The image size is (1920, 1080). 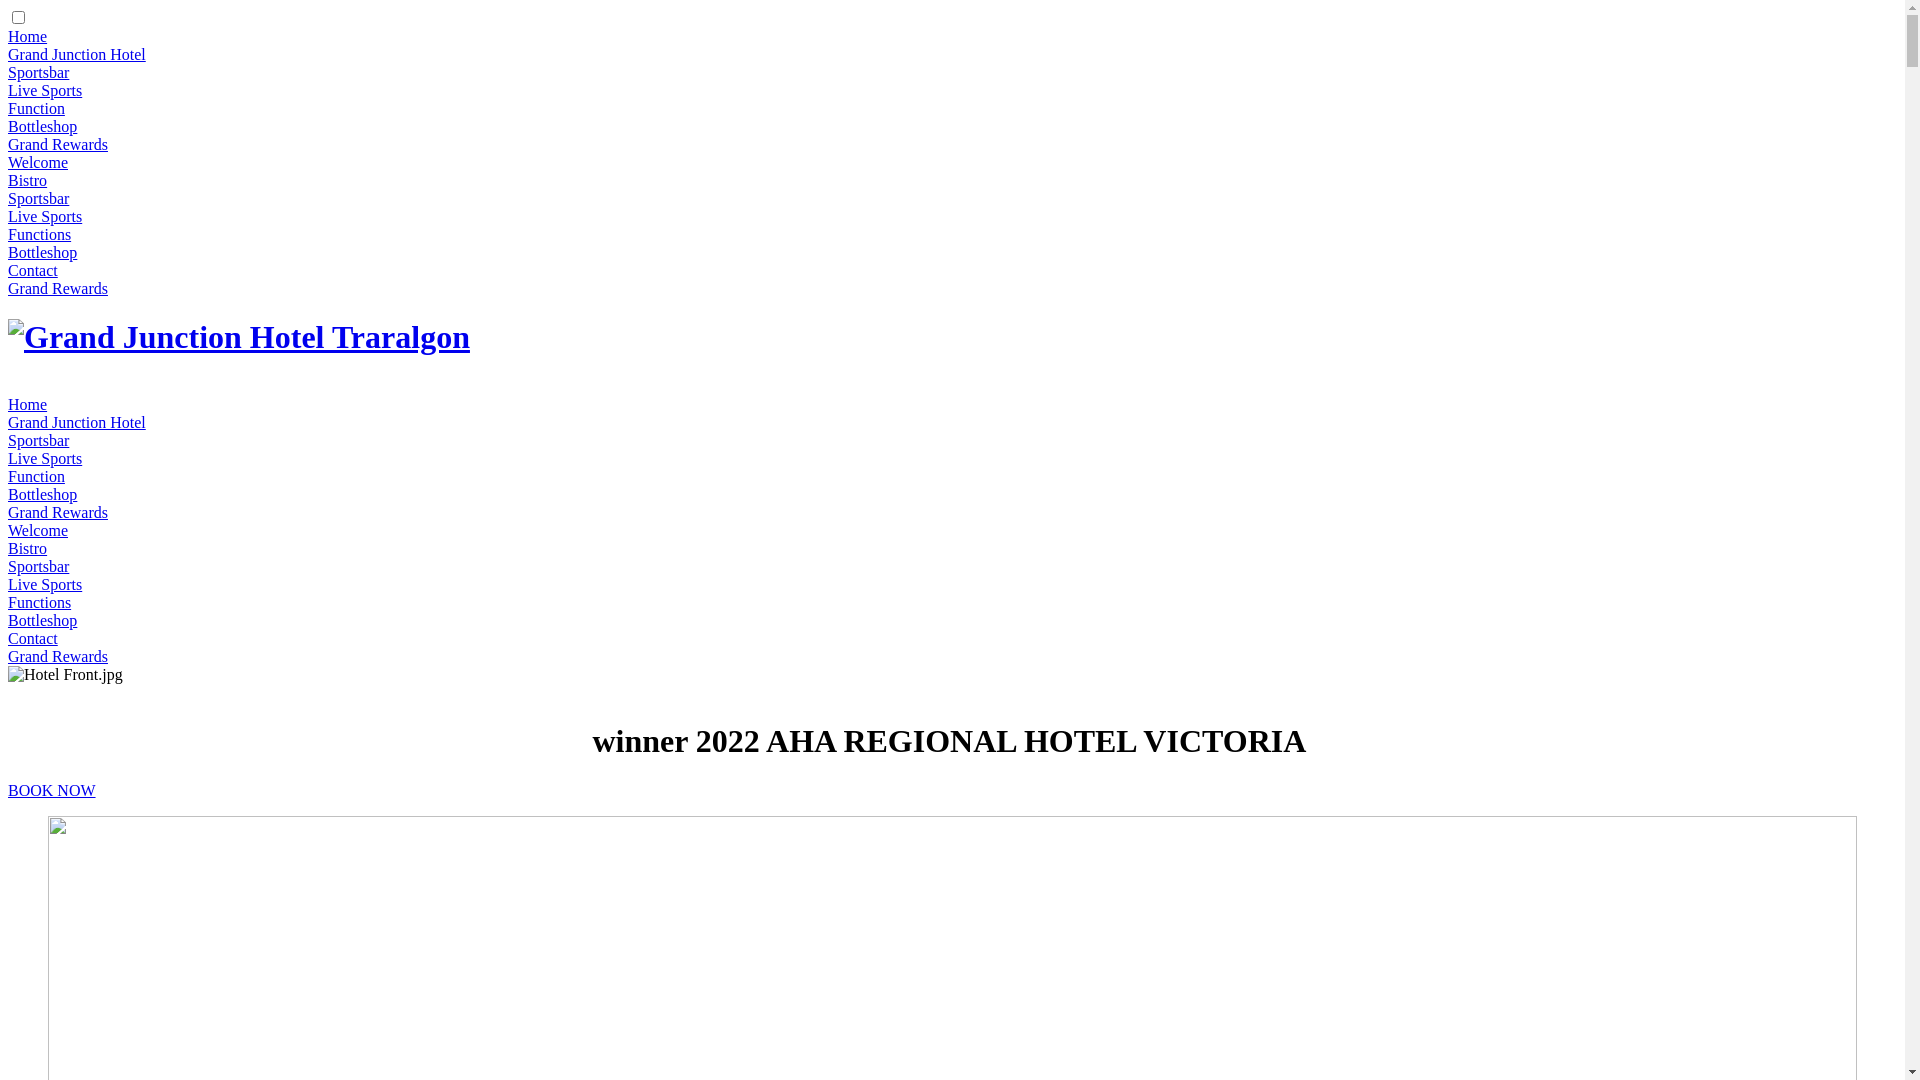 I want to click on 'Sportsbar', so click(x=38, y=439).